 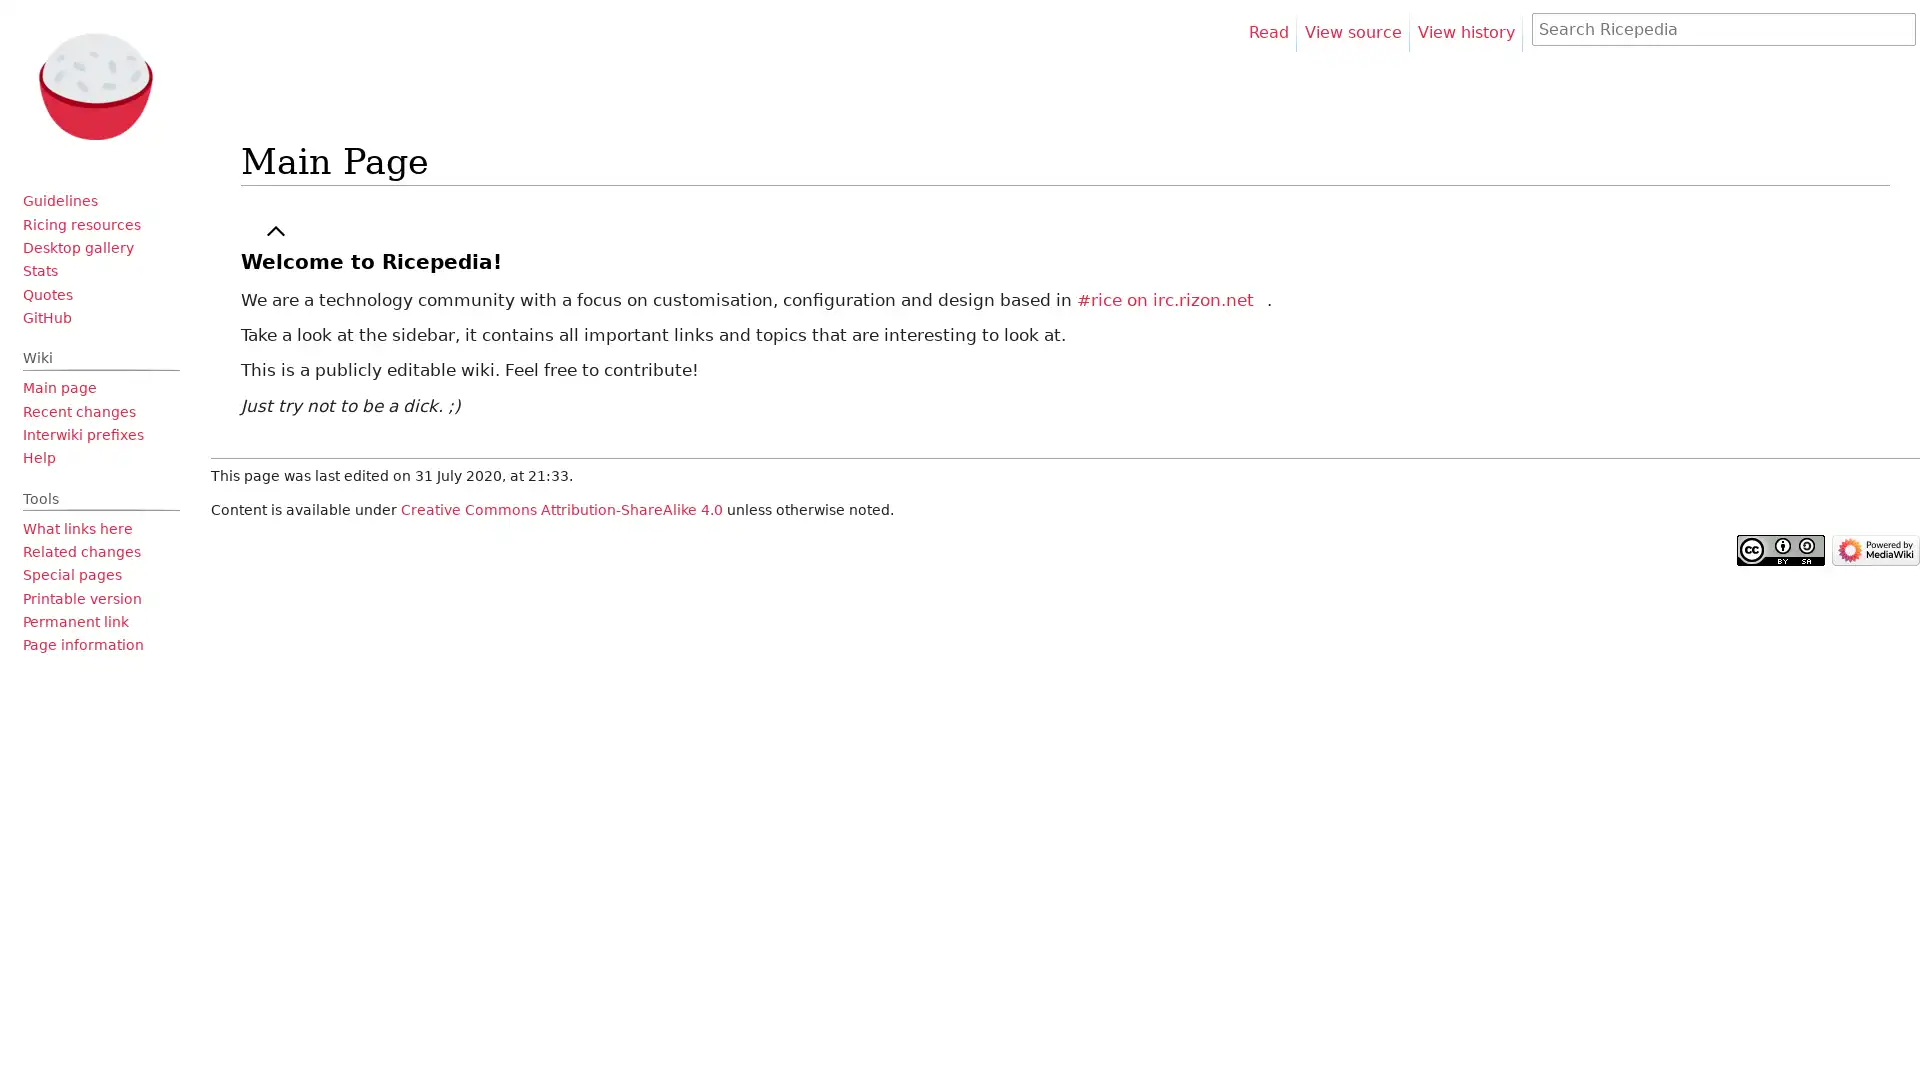 What do you see at coordinates (370, 261) in the screenshot?
I see `Welcome to Ricepedia!` at bounding box center [370, 261].